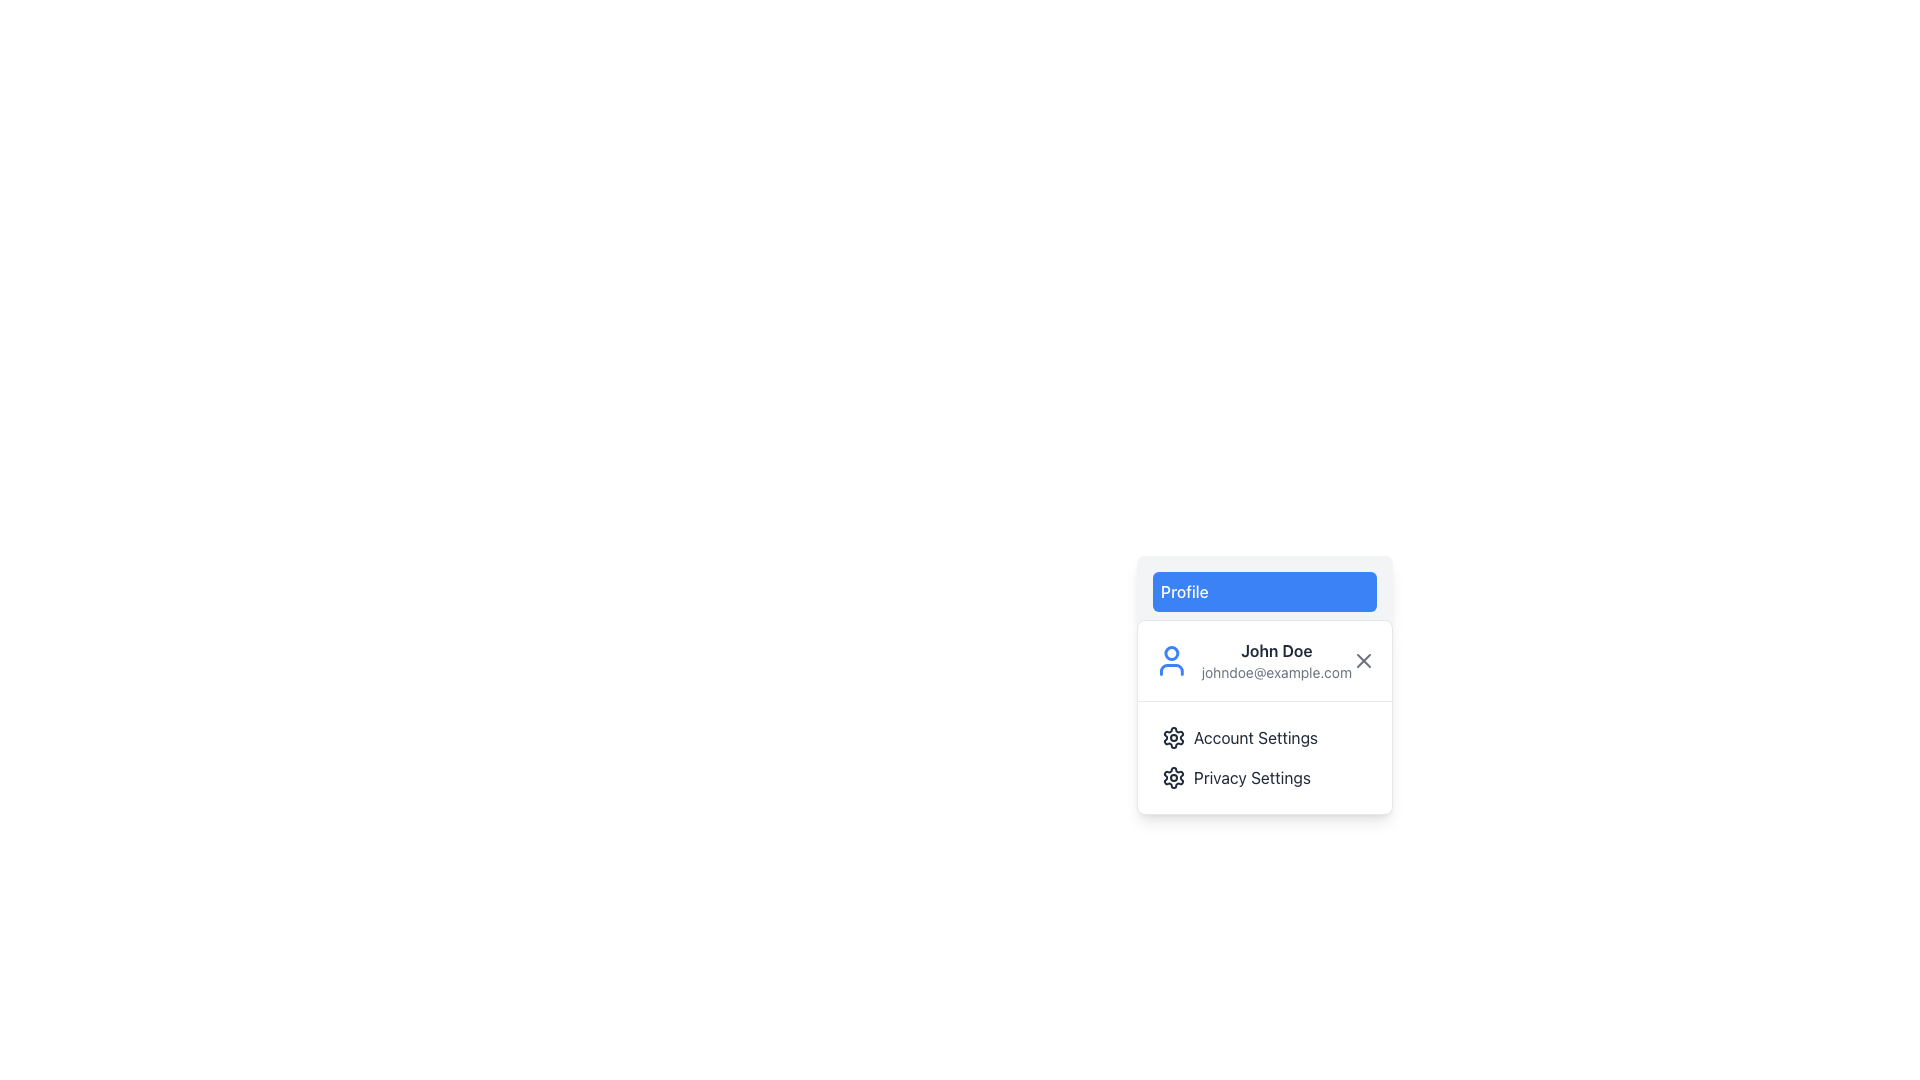  I want to click on the 'X' icon in the dropdown menu, so click(1362, 660).